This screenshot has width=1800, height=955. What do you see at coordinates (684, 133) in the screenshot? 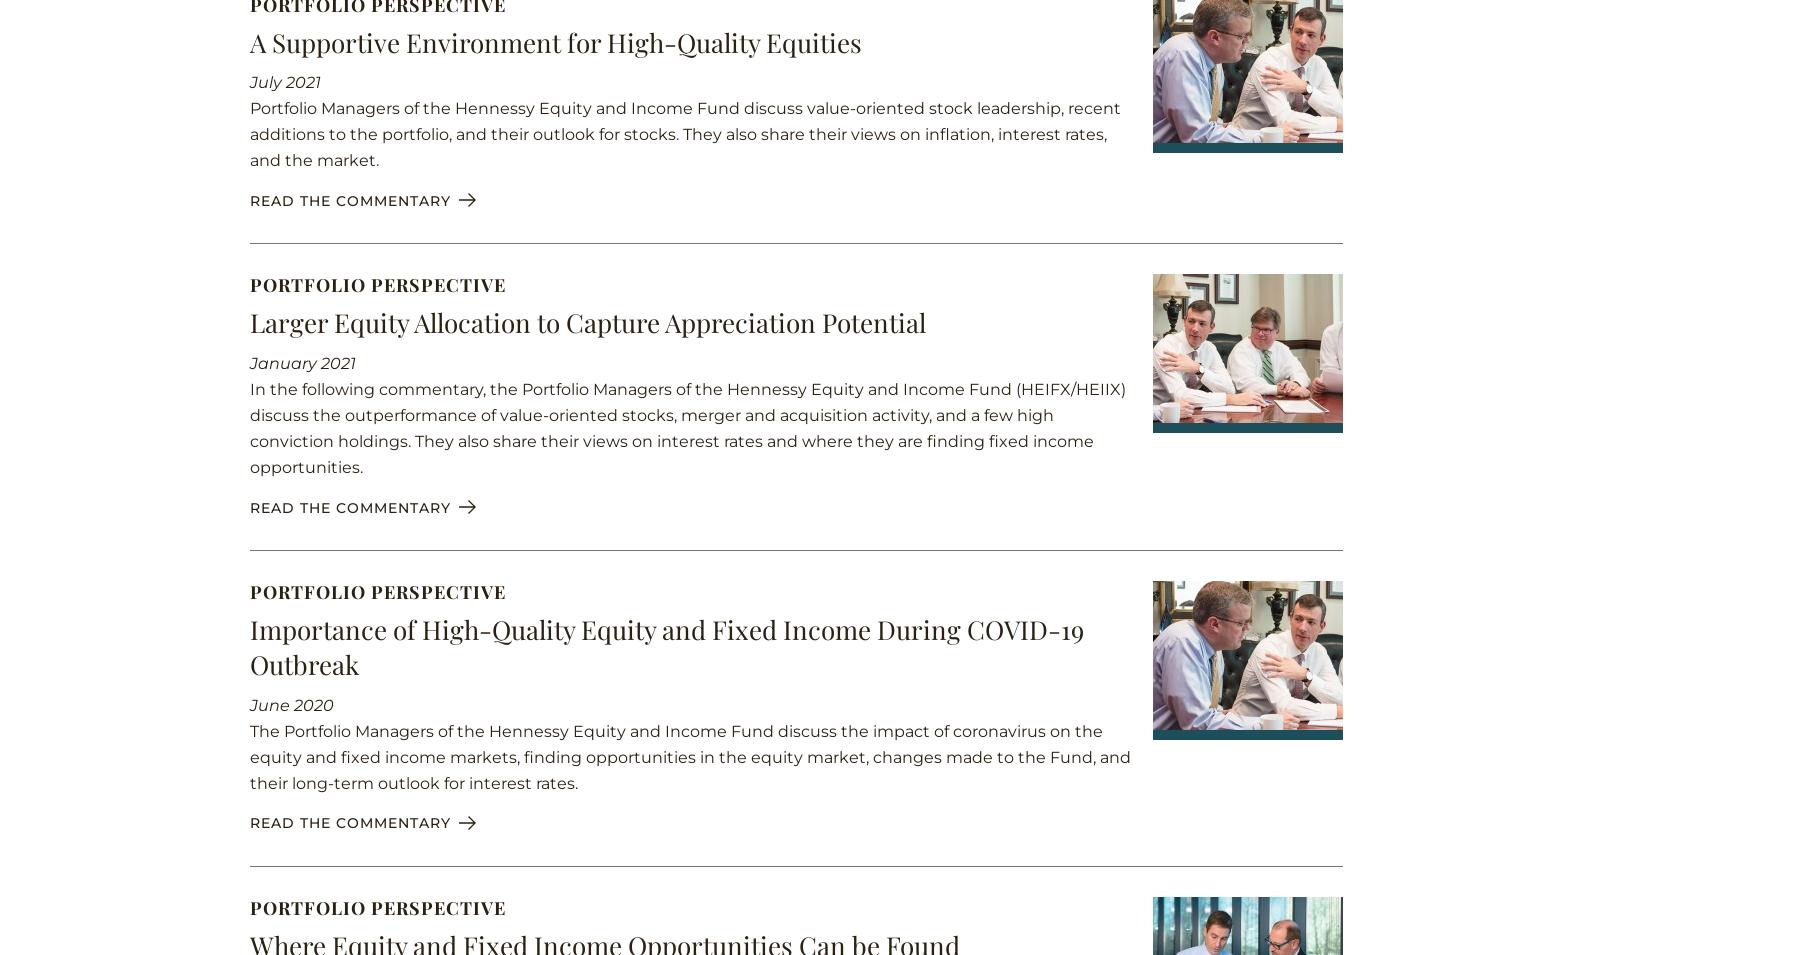
I see `'Portfolio Managers of the Hennessy Equity and Income Fund discuss value-oriented stock leadership, recent additions to the portfolio, and their outlook for stocks. They also share their views on inflation, interest rates, and the market.'` at bounding box center [684, 133].